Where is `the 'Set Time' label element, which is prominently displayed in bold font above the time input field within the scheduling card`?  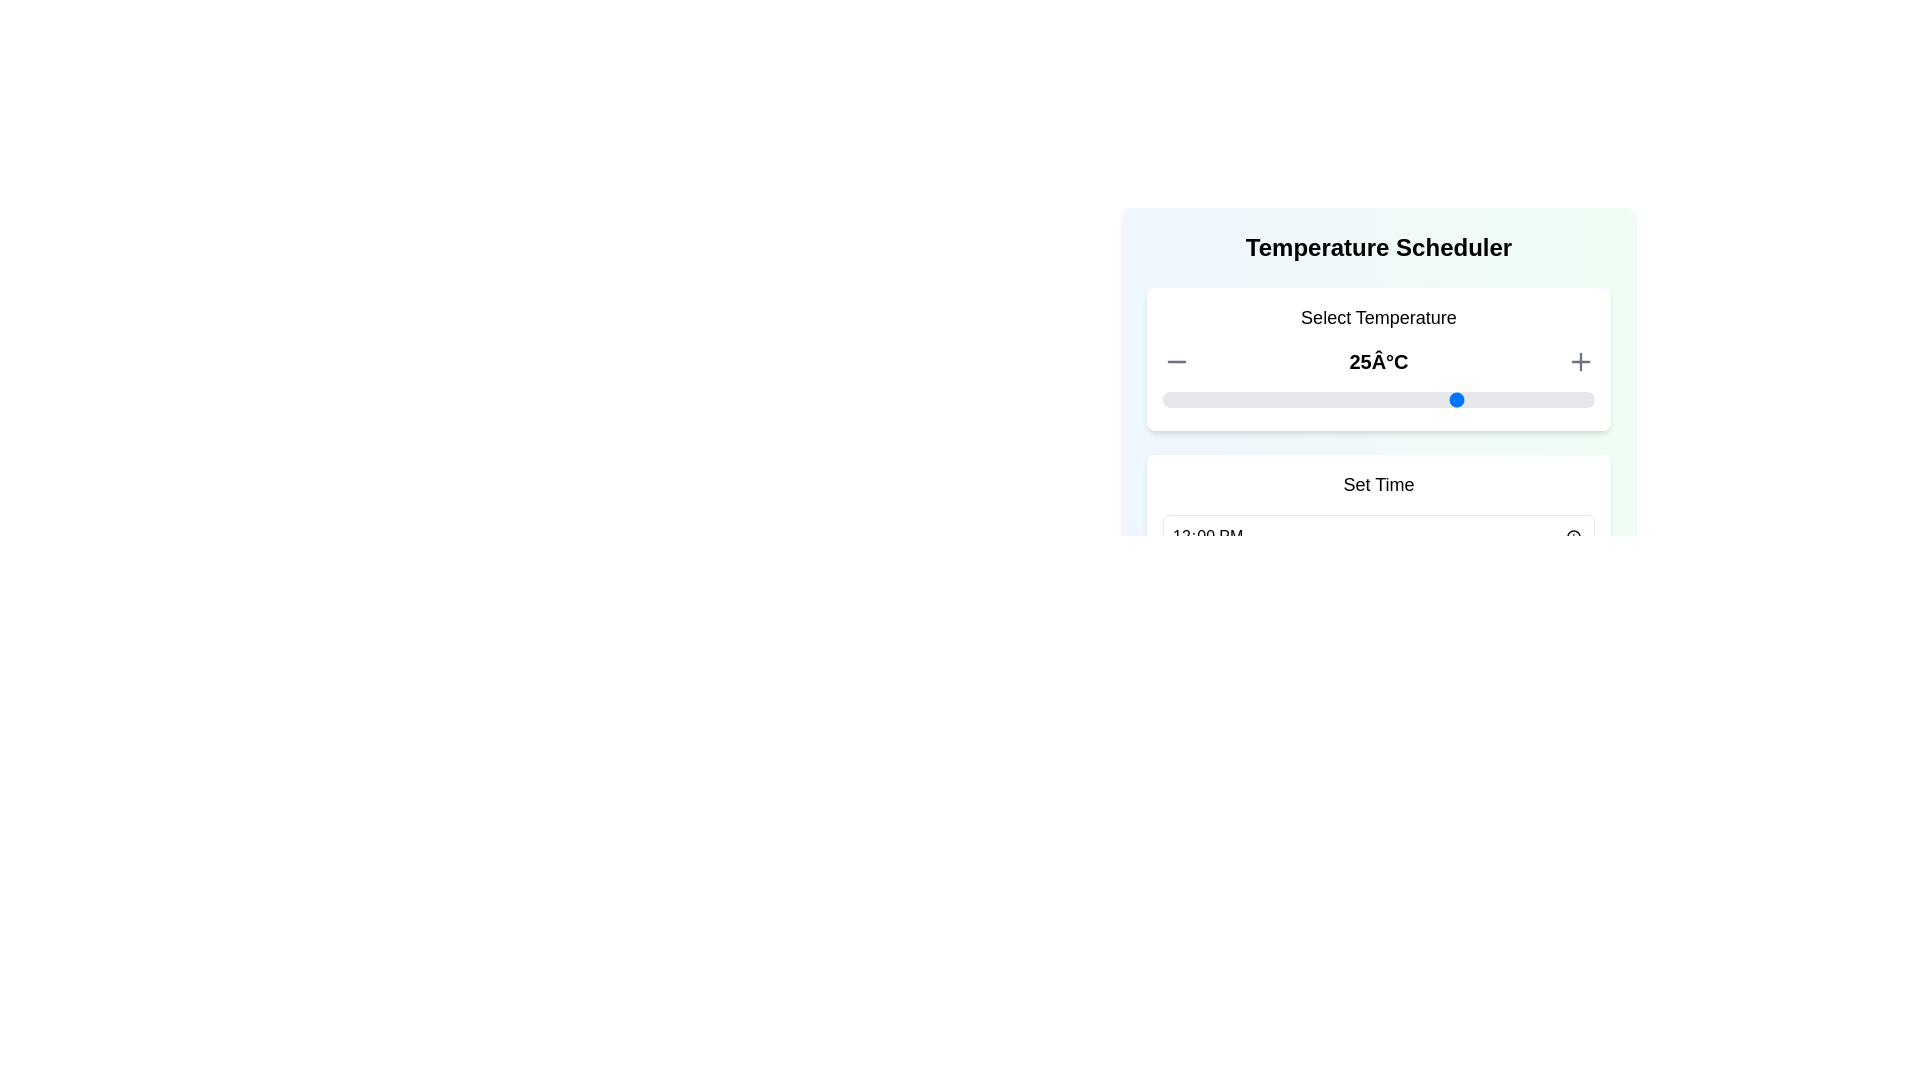
the 'Set Time' label element, which is prominently displayed in bold font above the time input field within the scheduling card is located at coordinates (1377, 485).